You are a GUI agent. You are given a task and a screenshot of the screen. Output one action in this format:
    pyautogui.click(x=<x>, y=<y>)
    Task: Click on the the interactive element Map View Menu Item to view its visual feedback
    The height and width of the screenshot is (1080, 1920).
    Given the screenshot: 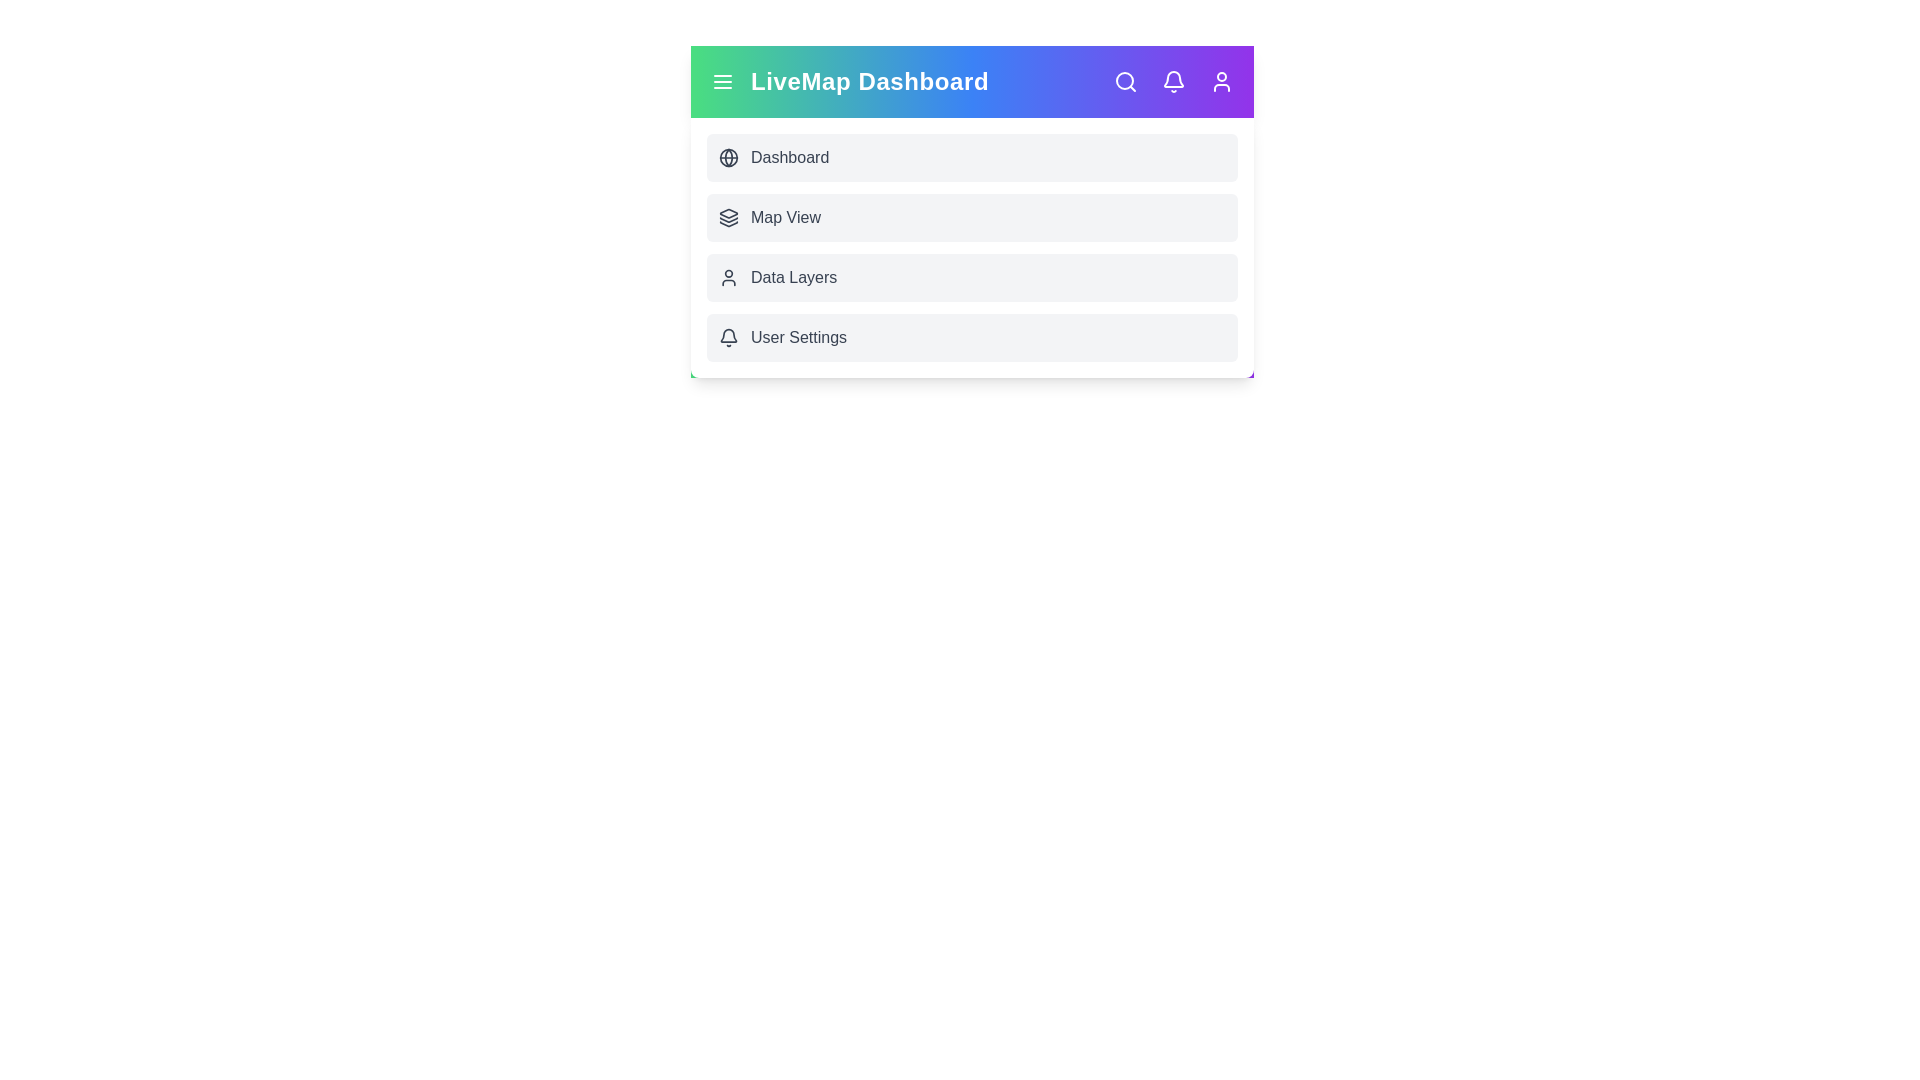 What is the action you would take?
    pyautogui.click(x=972, y=218)
    